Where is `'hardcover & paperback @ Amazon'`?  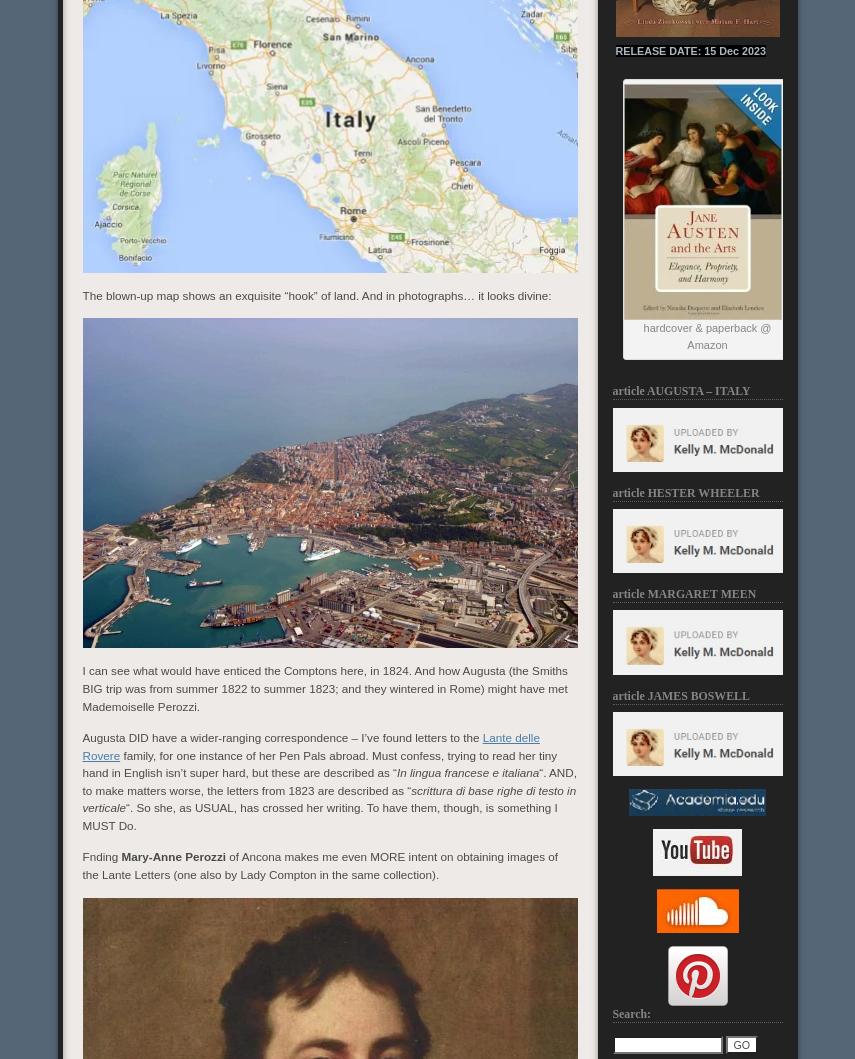 'hardcover & paperback @ Amazon' is located at coordinates (705, 335).